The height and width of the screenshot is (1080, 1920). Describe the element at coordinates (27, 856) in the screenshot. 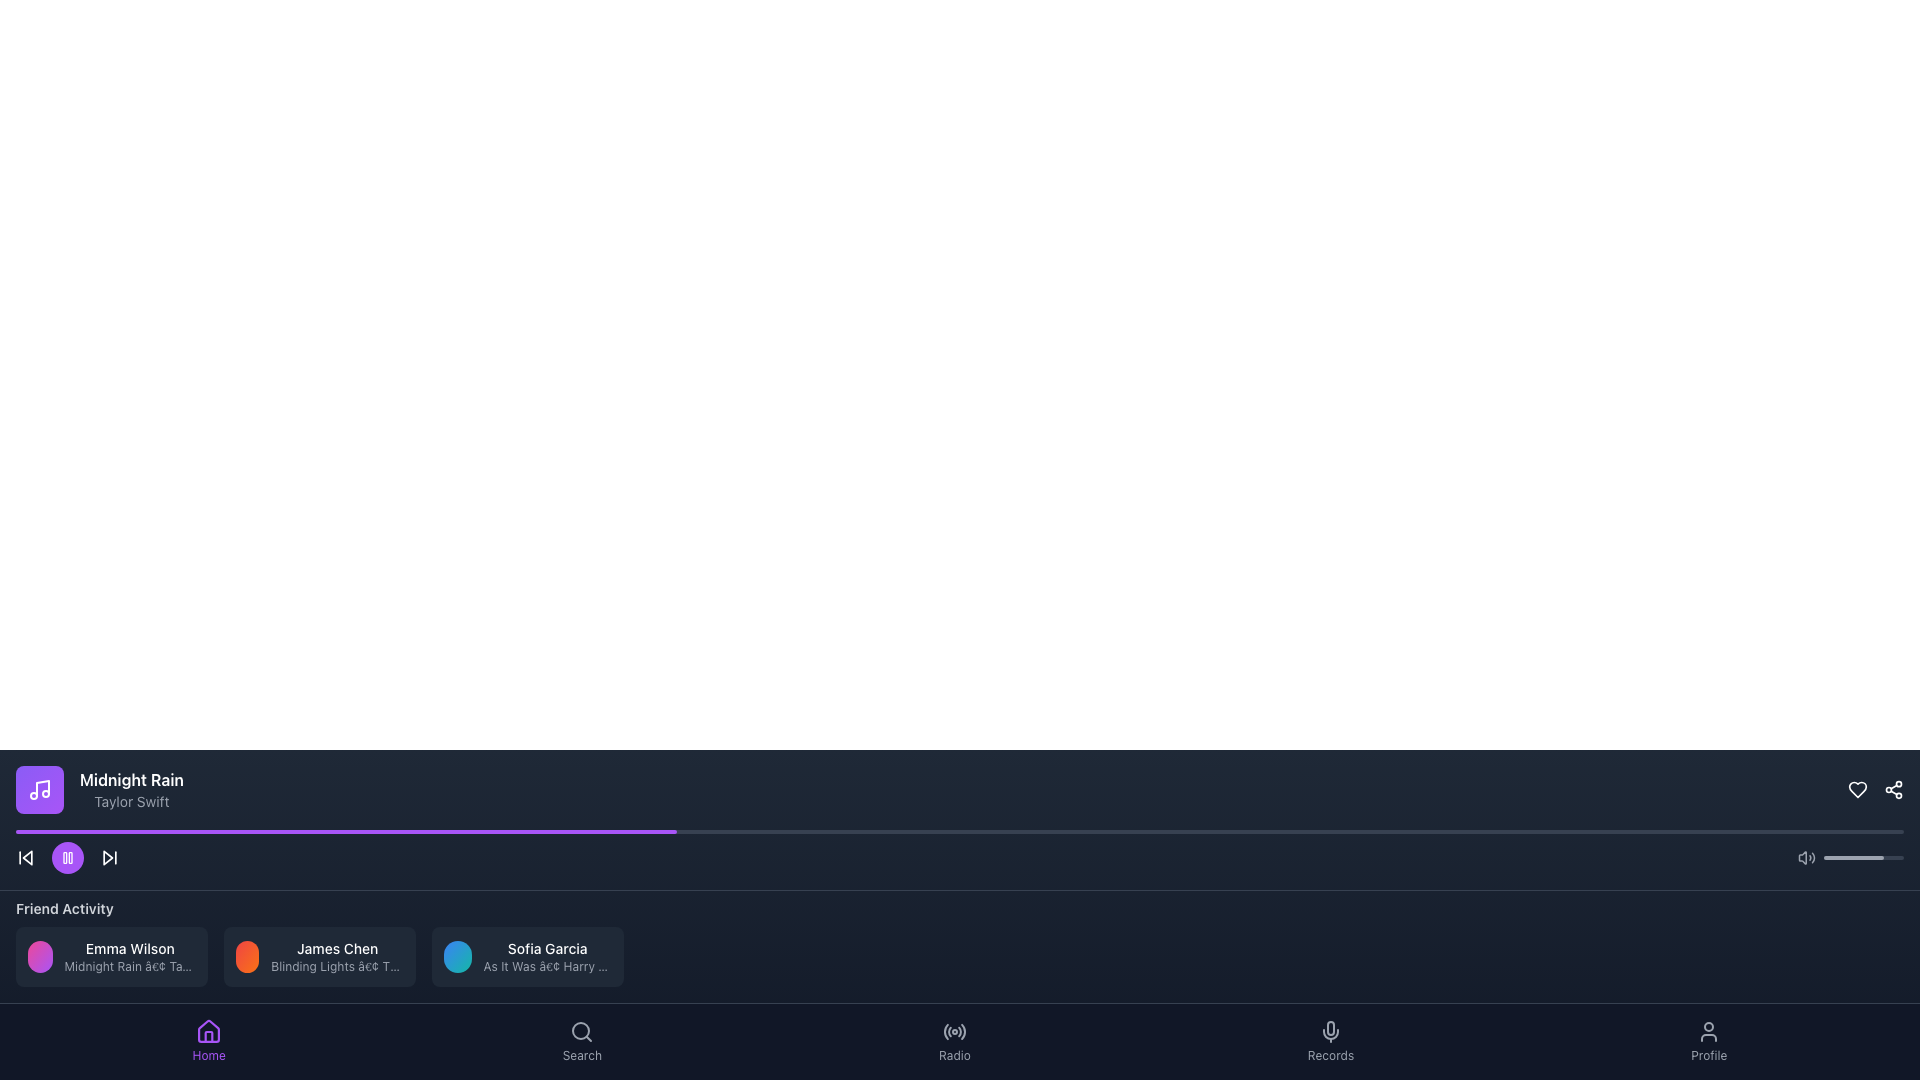

I see `the left-pointing triangular arrow icon to skip to the previous media track` at that location.